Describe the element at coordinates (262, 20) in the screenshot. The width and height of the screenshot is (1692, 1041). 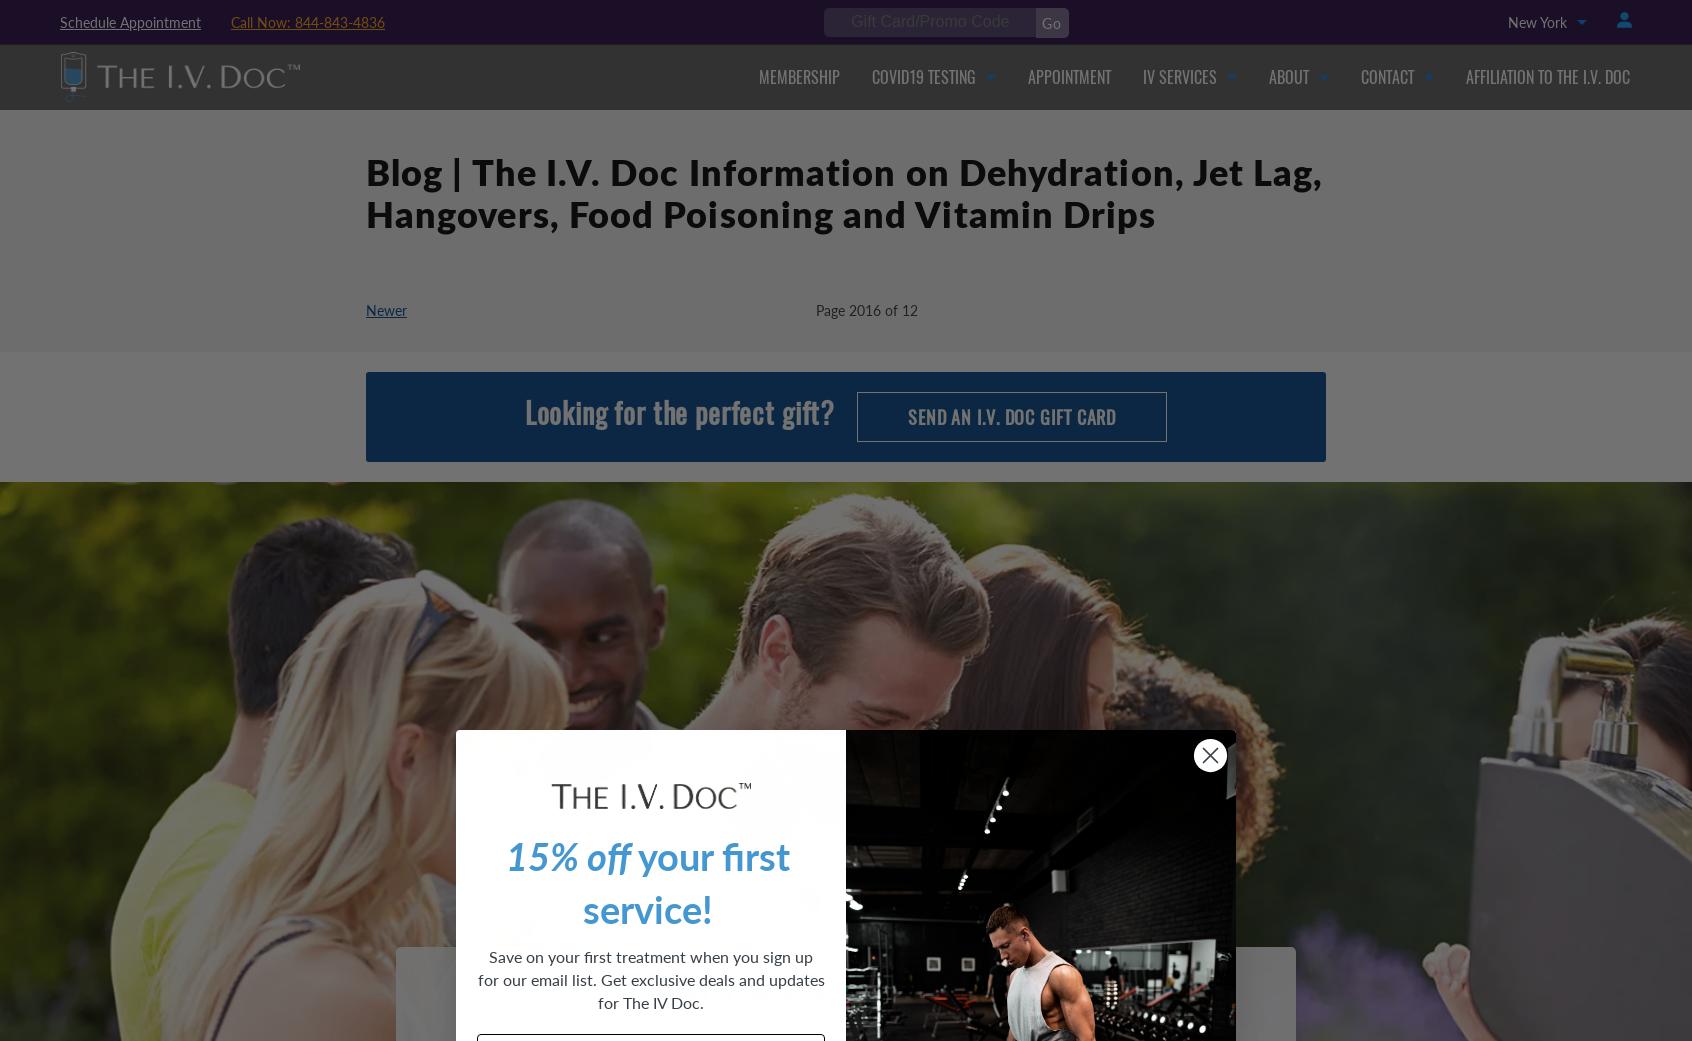
I see `'Call Now:'` at that location.